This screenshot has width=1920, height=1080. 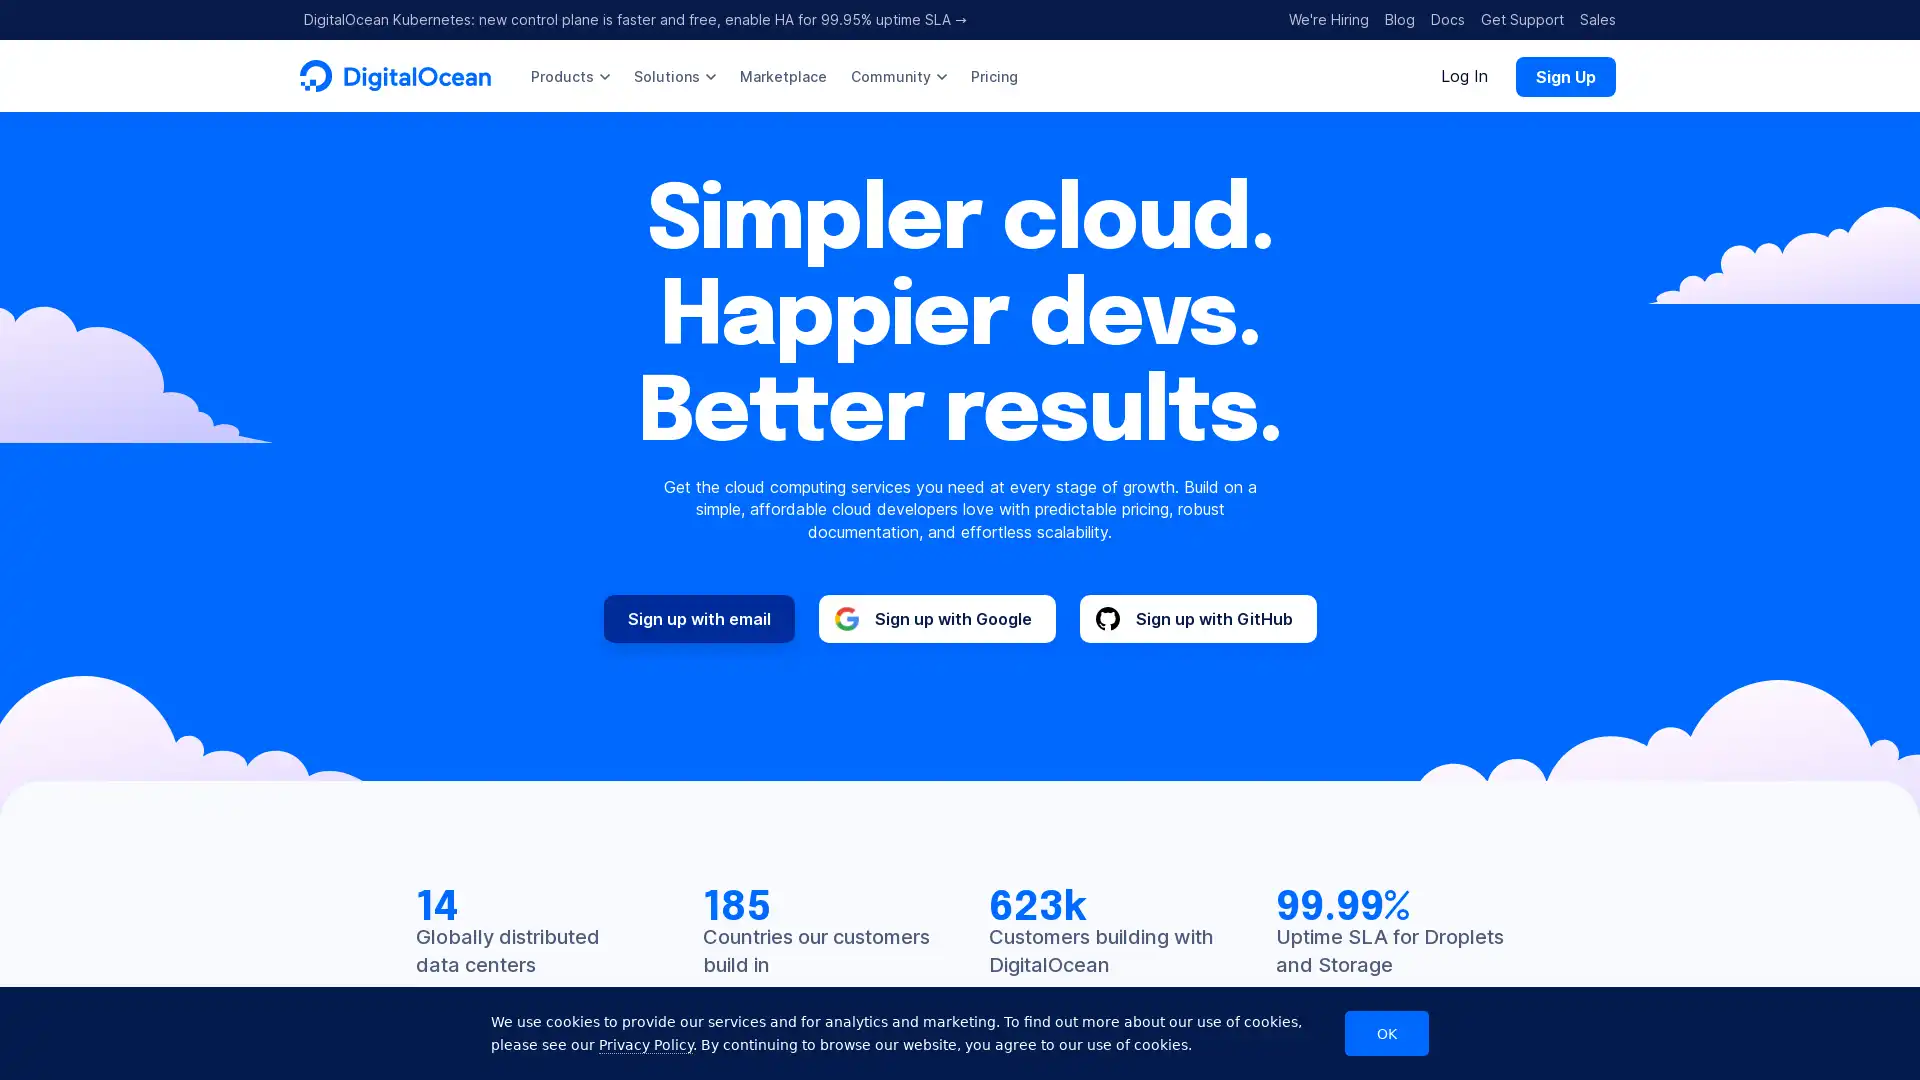 What do you see at coordinates (897, 75) in the screenshot?
I see `Community` at bounding box center [897, 75].